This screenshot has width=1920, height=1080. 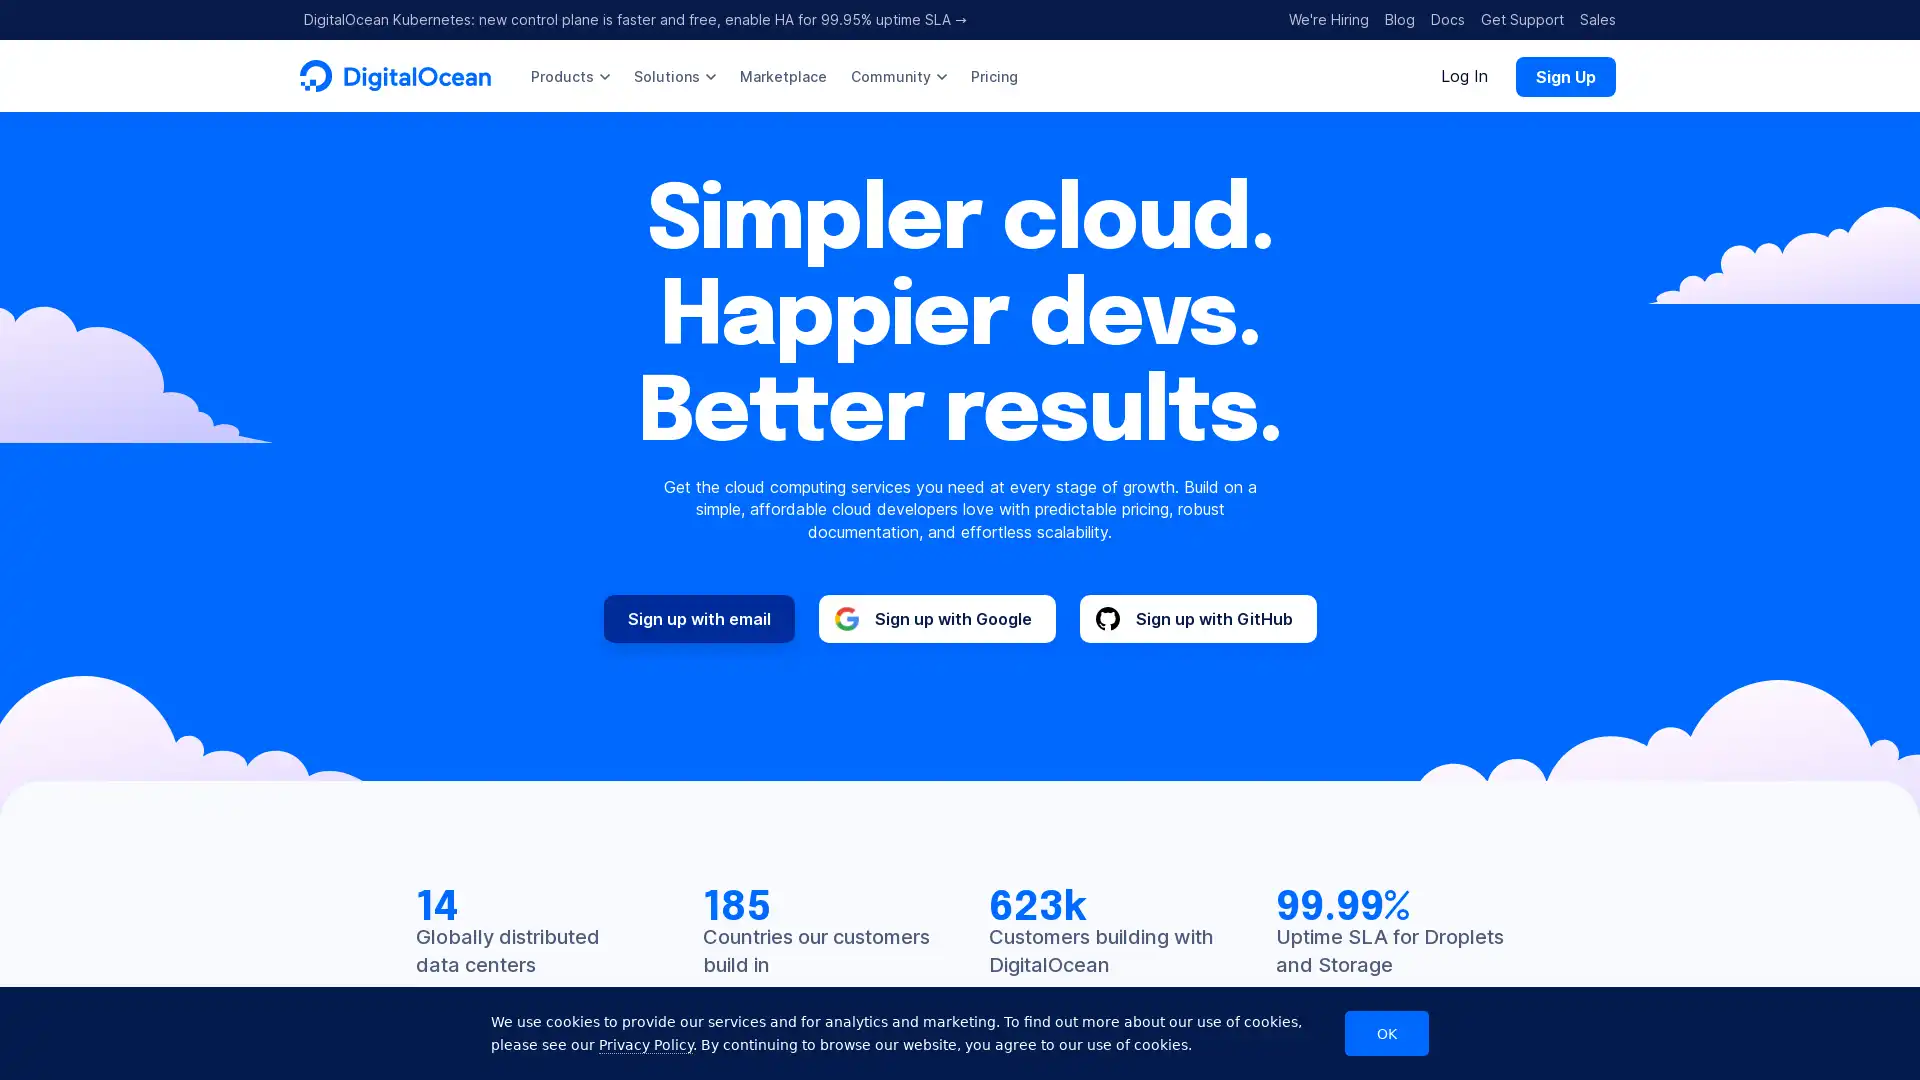 What do you see at coordinates (897, 75) in the screenshot?
I see `Community` at bounding box center [897, 75].